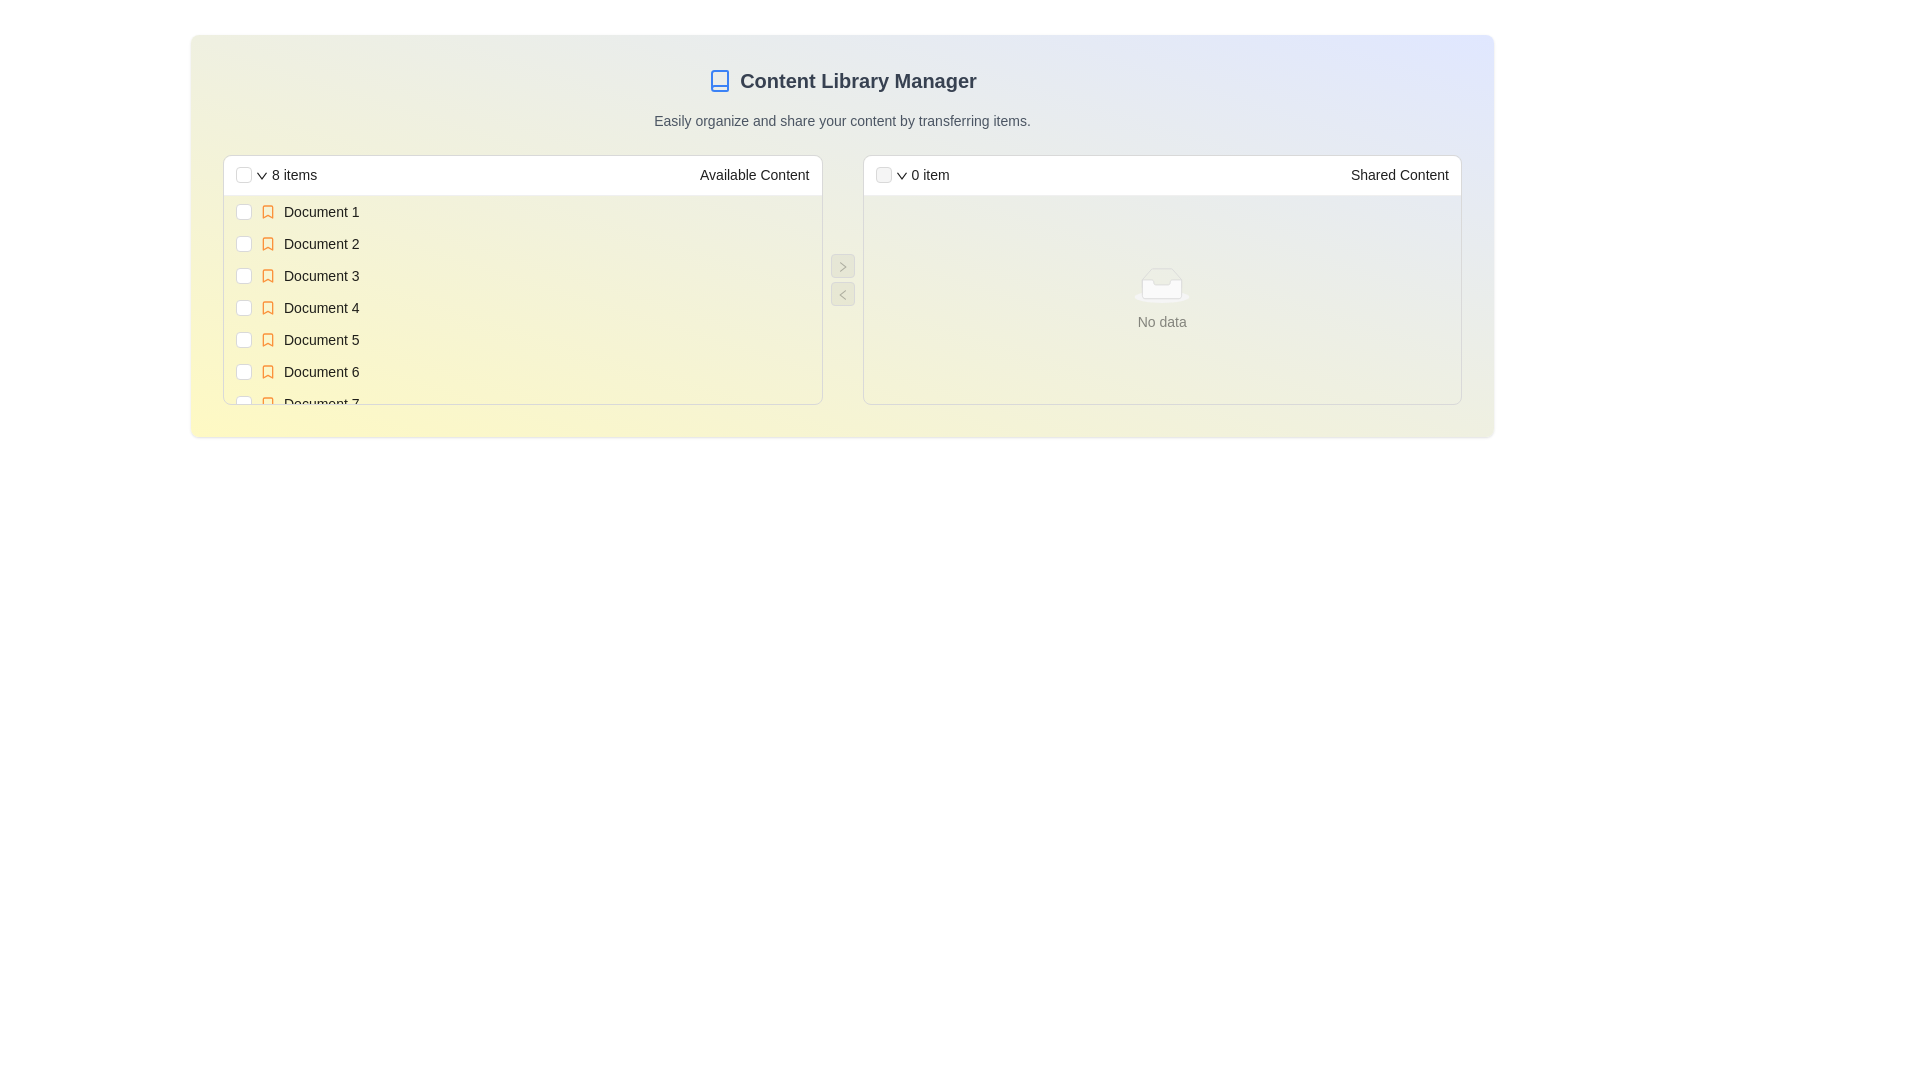 The image size is (1920, 1080). Describe the element at coordinates (267, 242) in the screenshot. I see `the orange outline bookmark icon located to the left of the label 'Document 2' in the second row of the 'Available Content' list` at that location.